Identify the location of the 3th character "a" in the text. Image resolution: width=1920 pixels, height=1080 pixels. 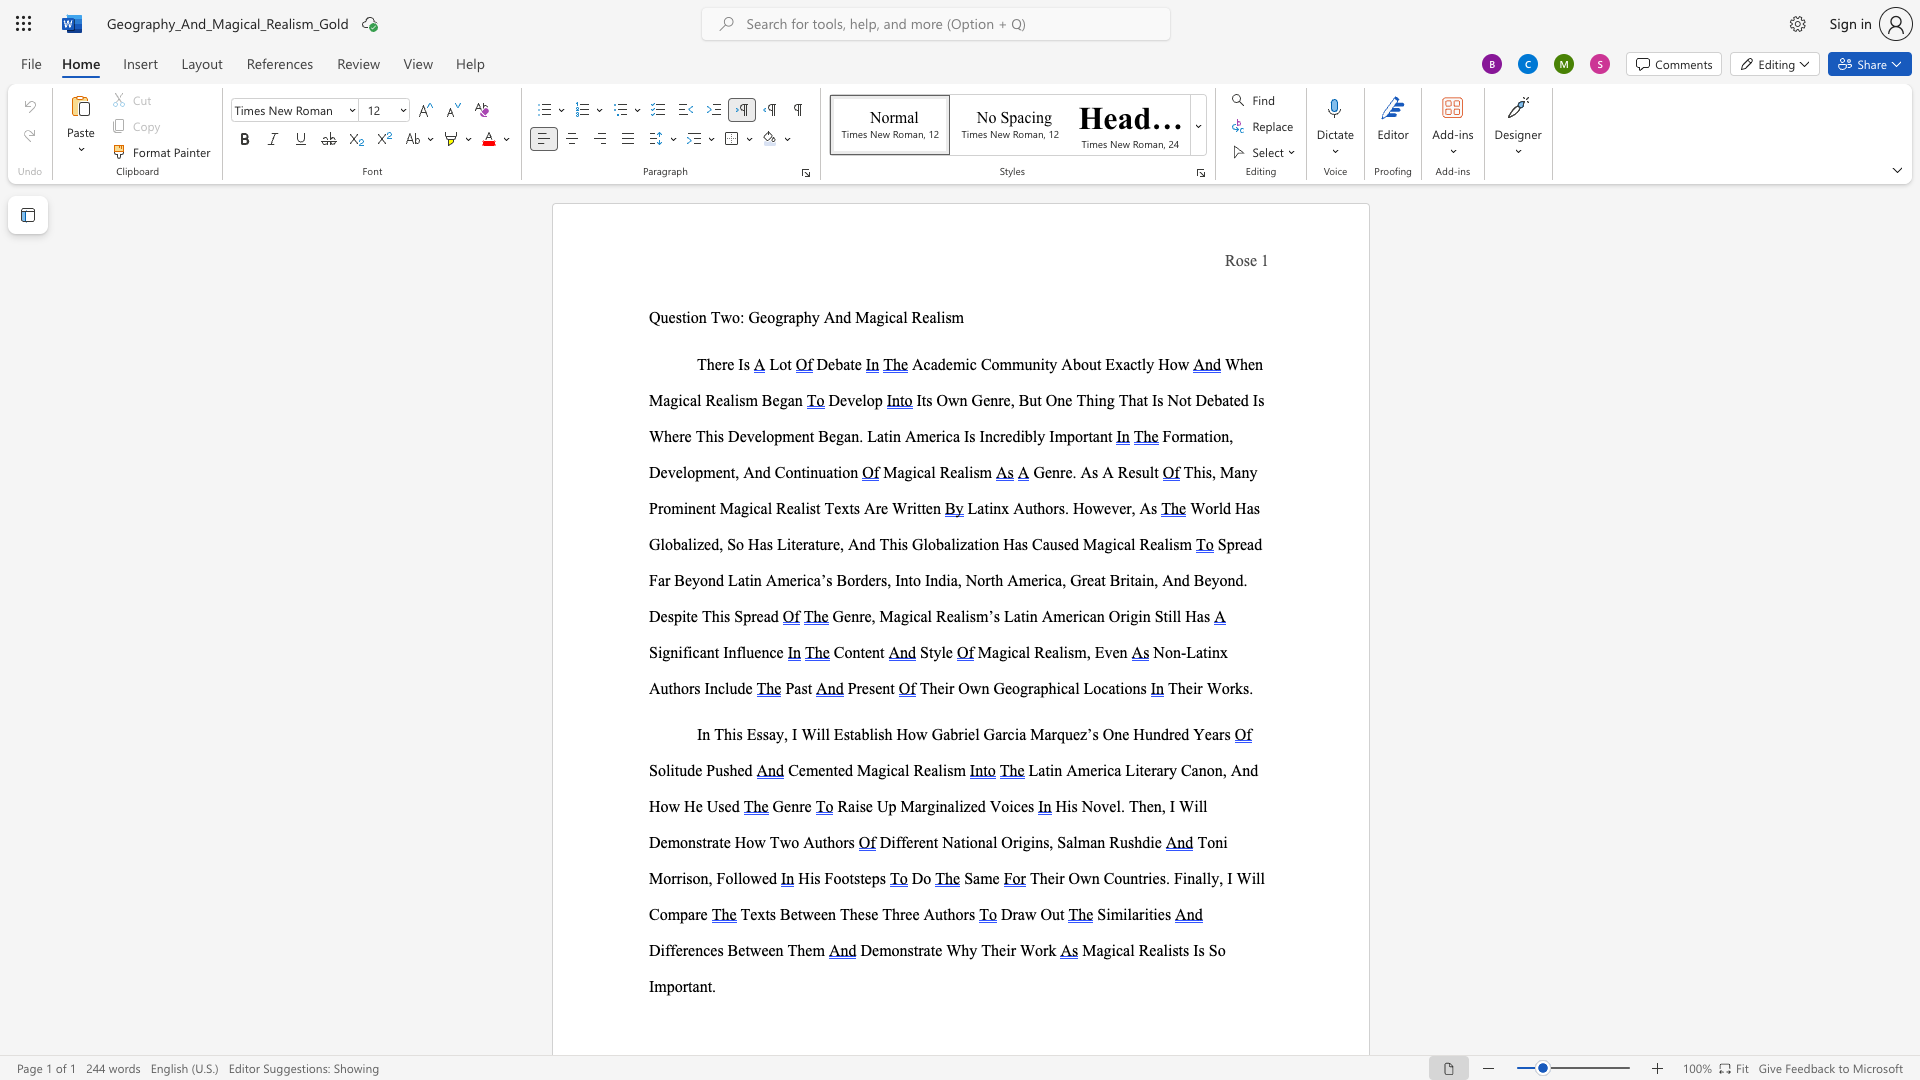
(898, 316).